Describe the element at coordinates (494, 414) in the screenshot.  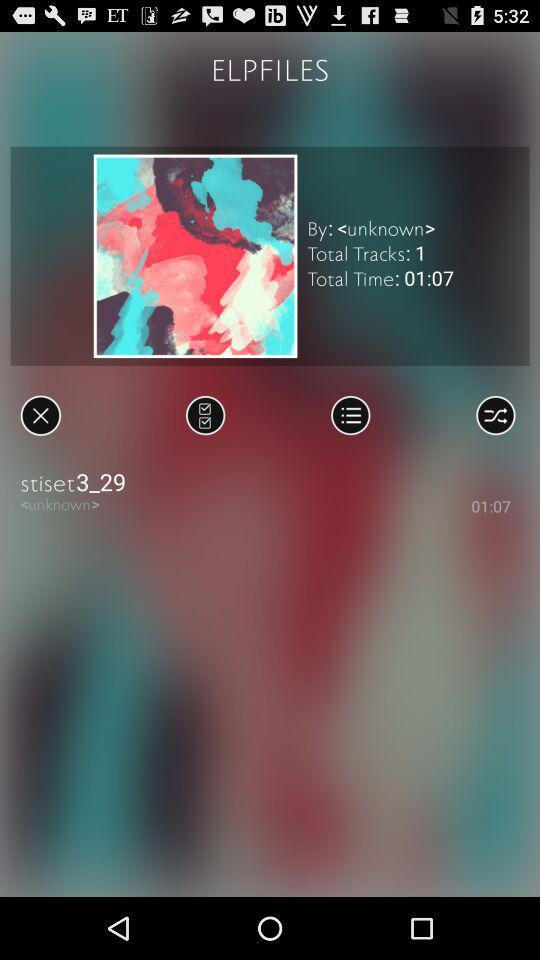
I see `repeat` at that location.